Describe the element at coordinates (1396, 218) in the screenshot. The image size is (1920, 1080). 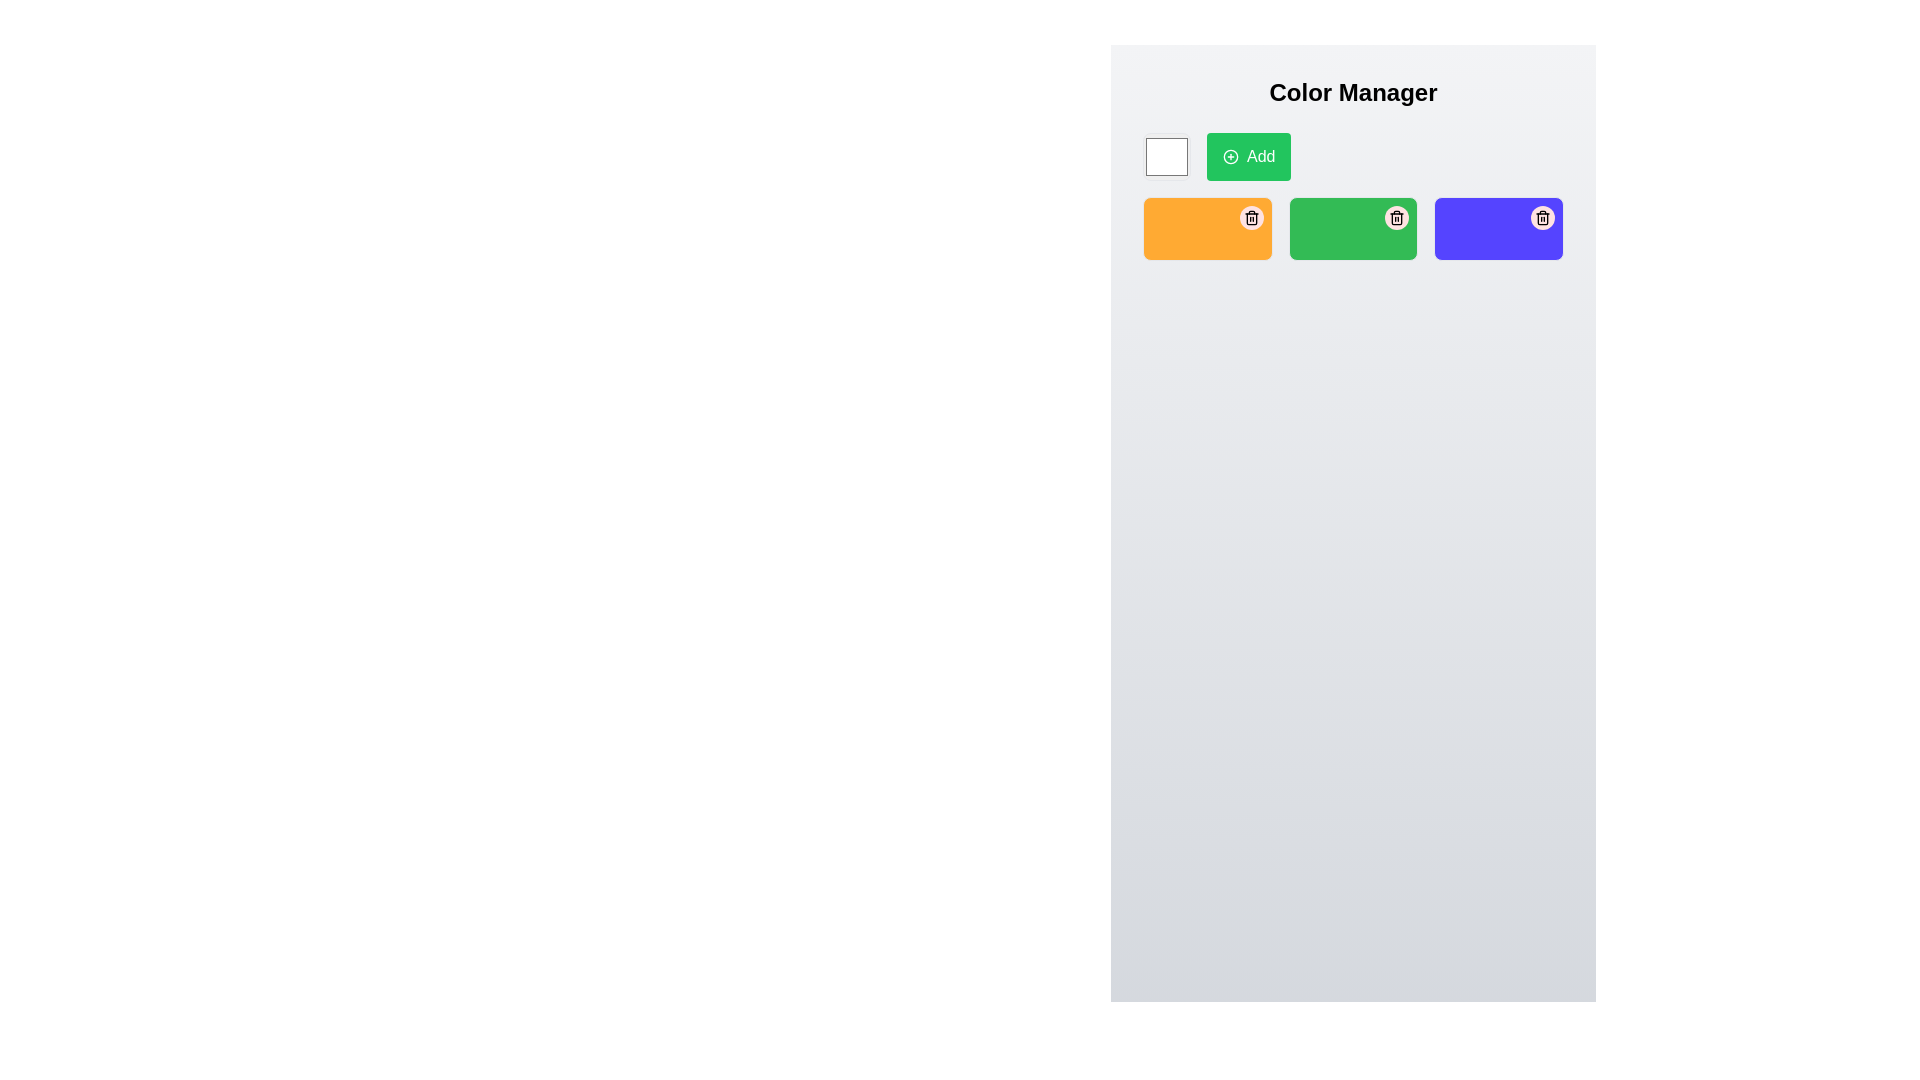
I see `the trashcan icon button located in the top-right corner of the green card` at that location.